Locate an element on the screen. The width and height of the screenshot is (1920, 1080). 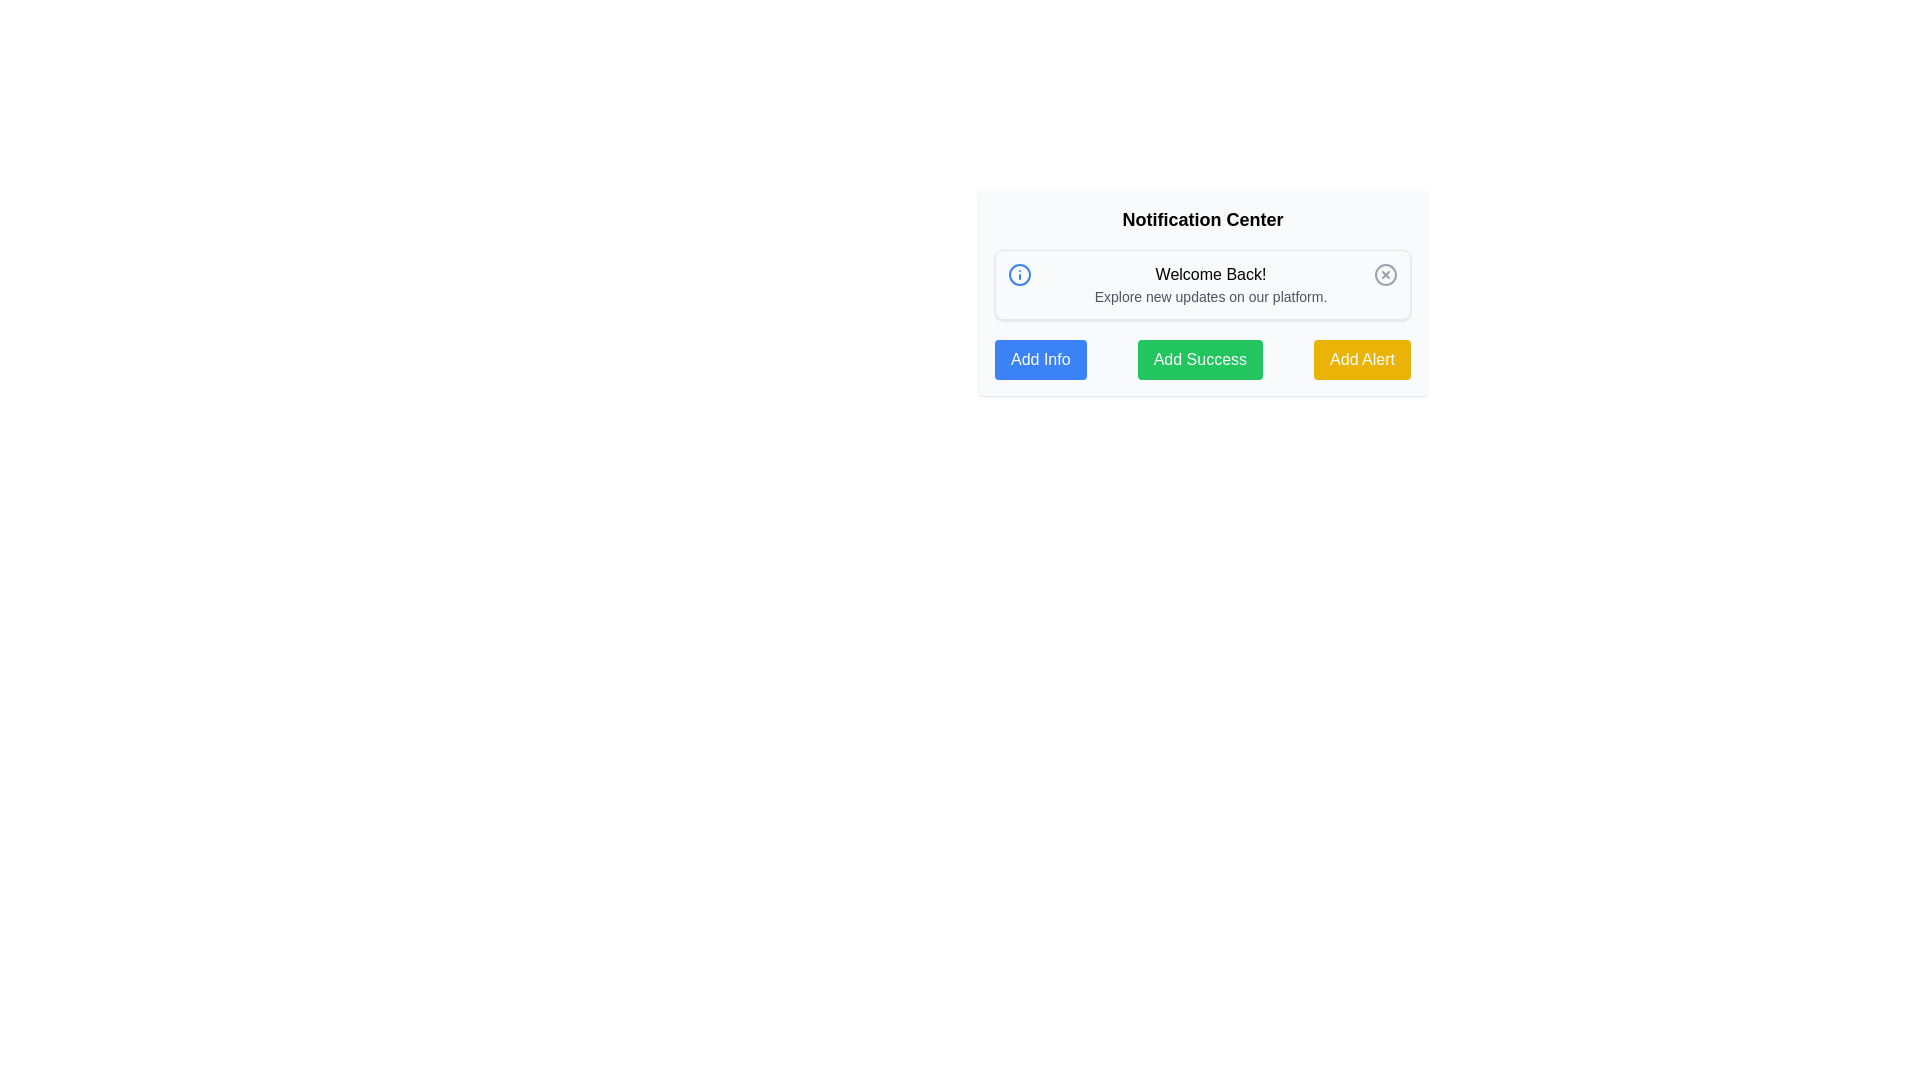
the 'Add Success' button, which is the second button in a group of three buttons under the 'Welcome Back!' section of the 'Notification Center' panel is located at coordinates (1200, 358).